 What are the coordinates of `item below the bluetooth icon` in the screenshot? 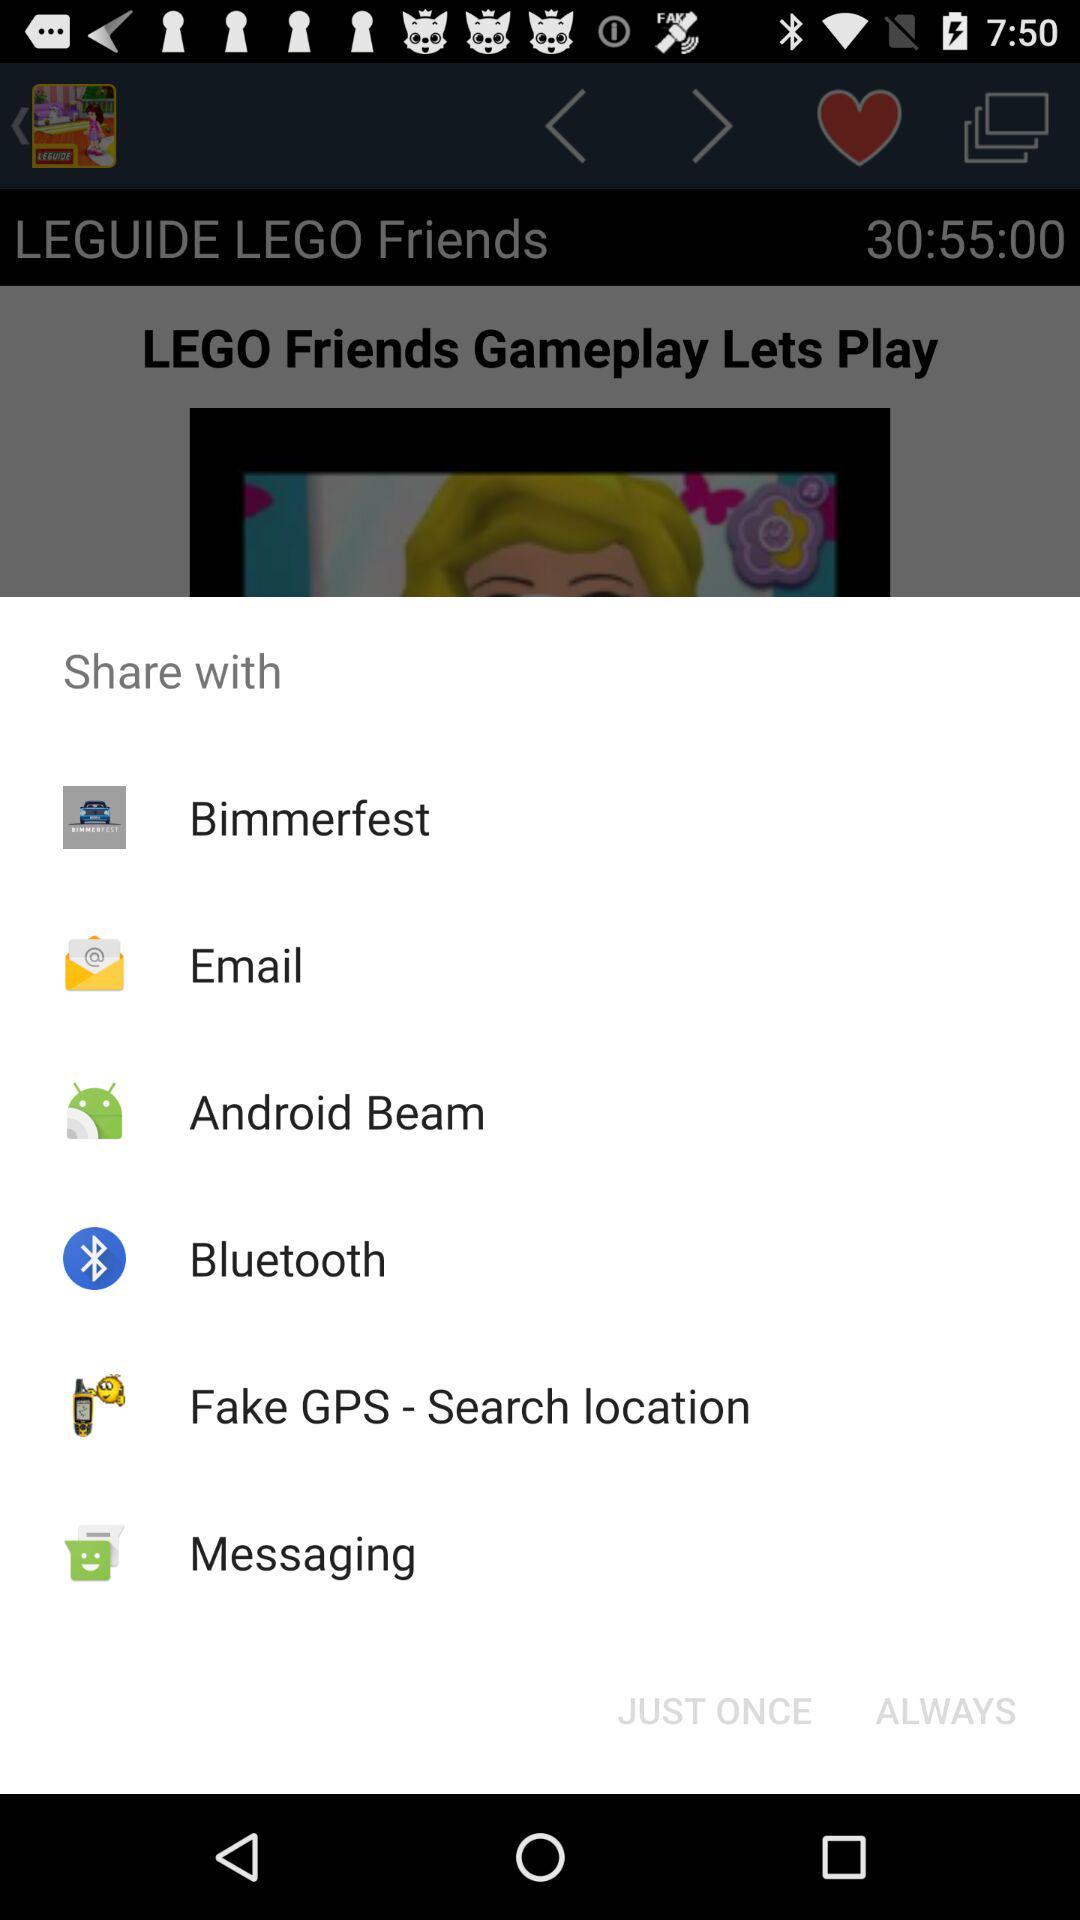 It's located at (470, 1404).